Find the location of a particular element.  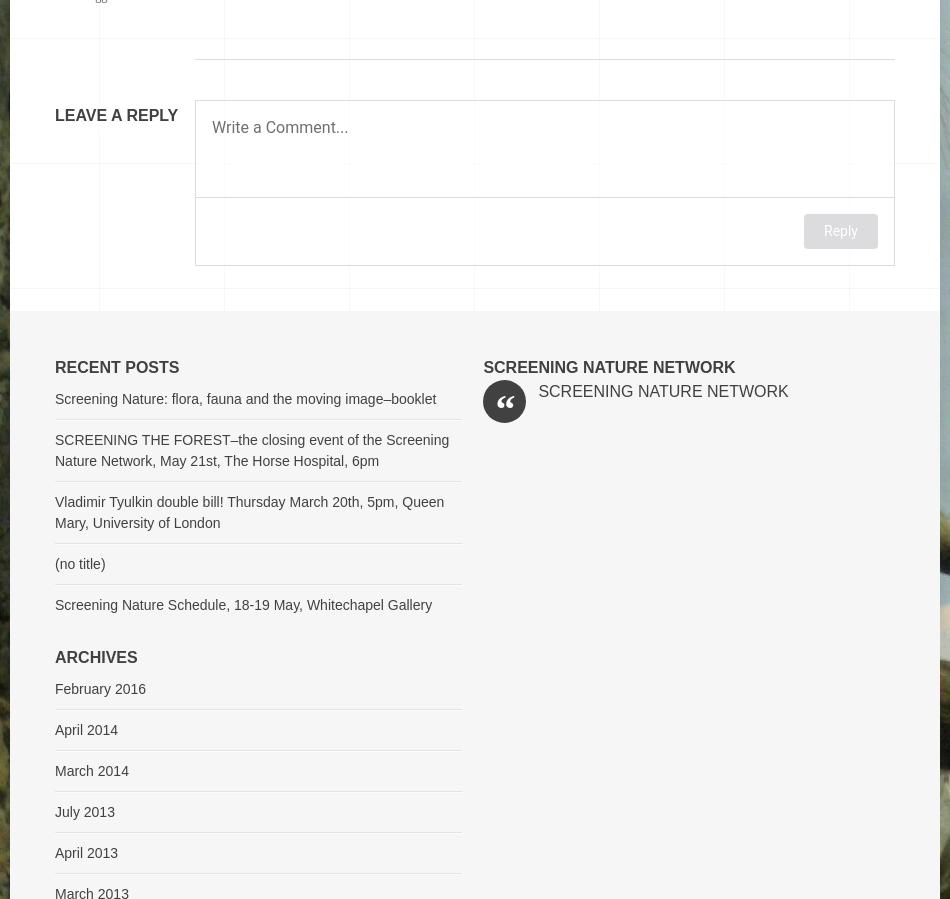

'Leave a Reply' is located at coordinates (116, 114).